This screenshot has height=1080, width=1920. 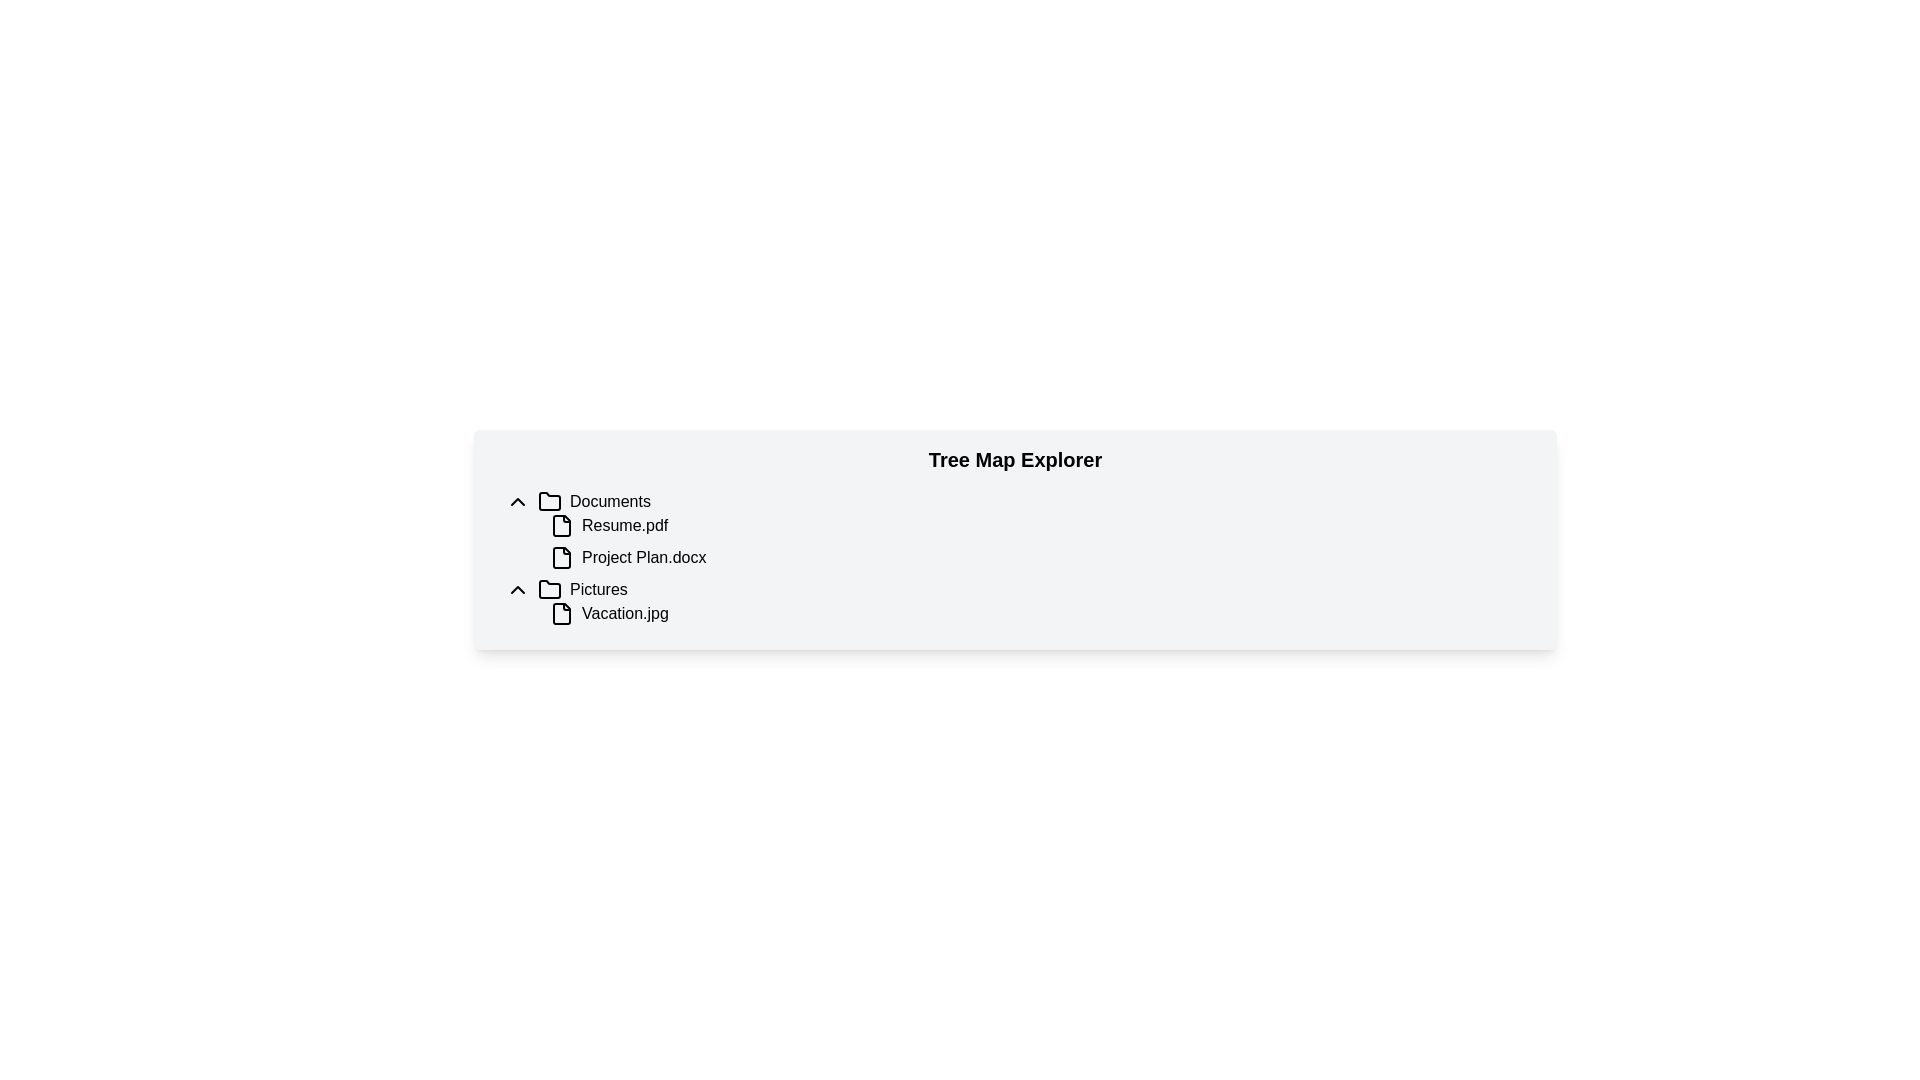 What do you see at coordinates (643, 558) in the screenshot?
I see `the text label 'Project Plan.docx'` at bounding box center [643, 558].